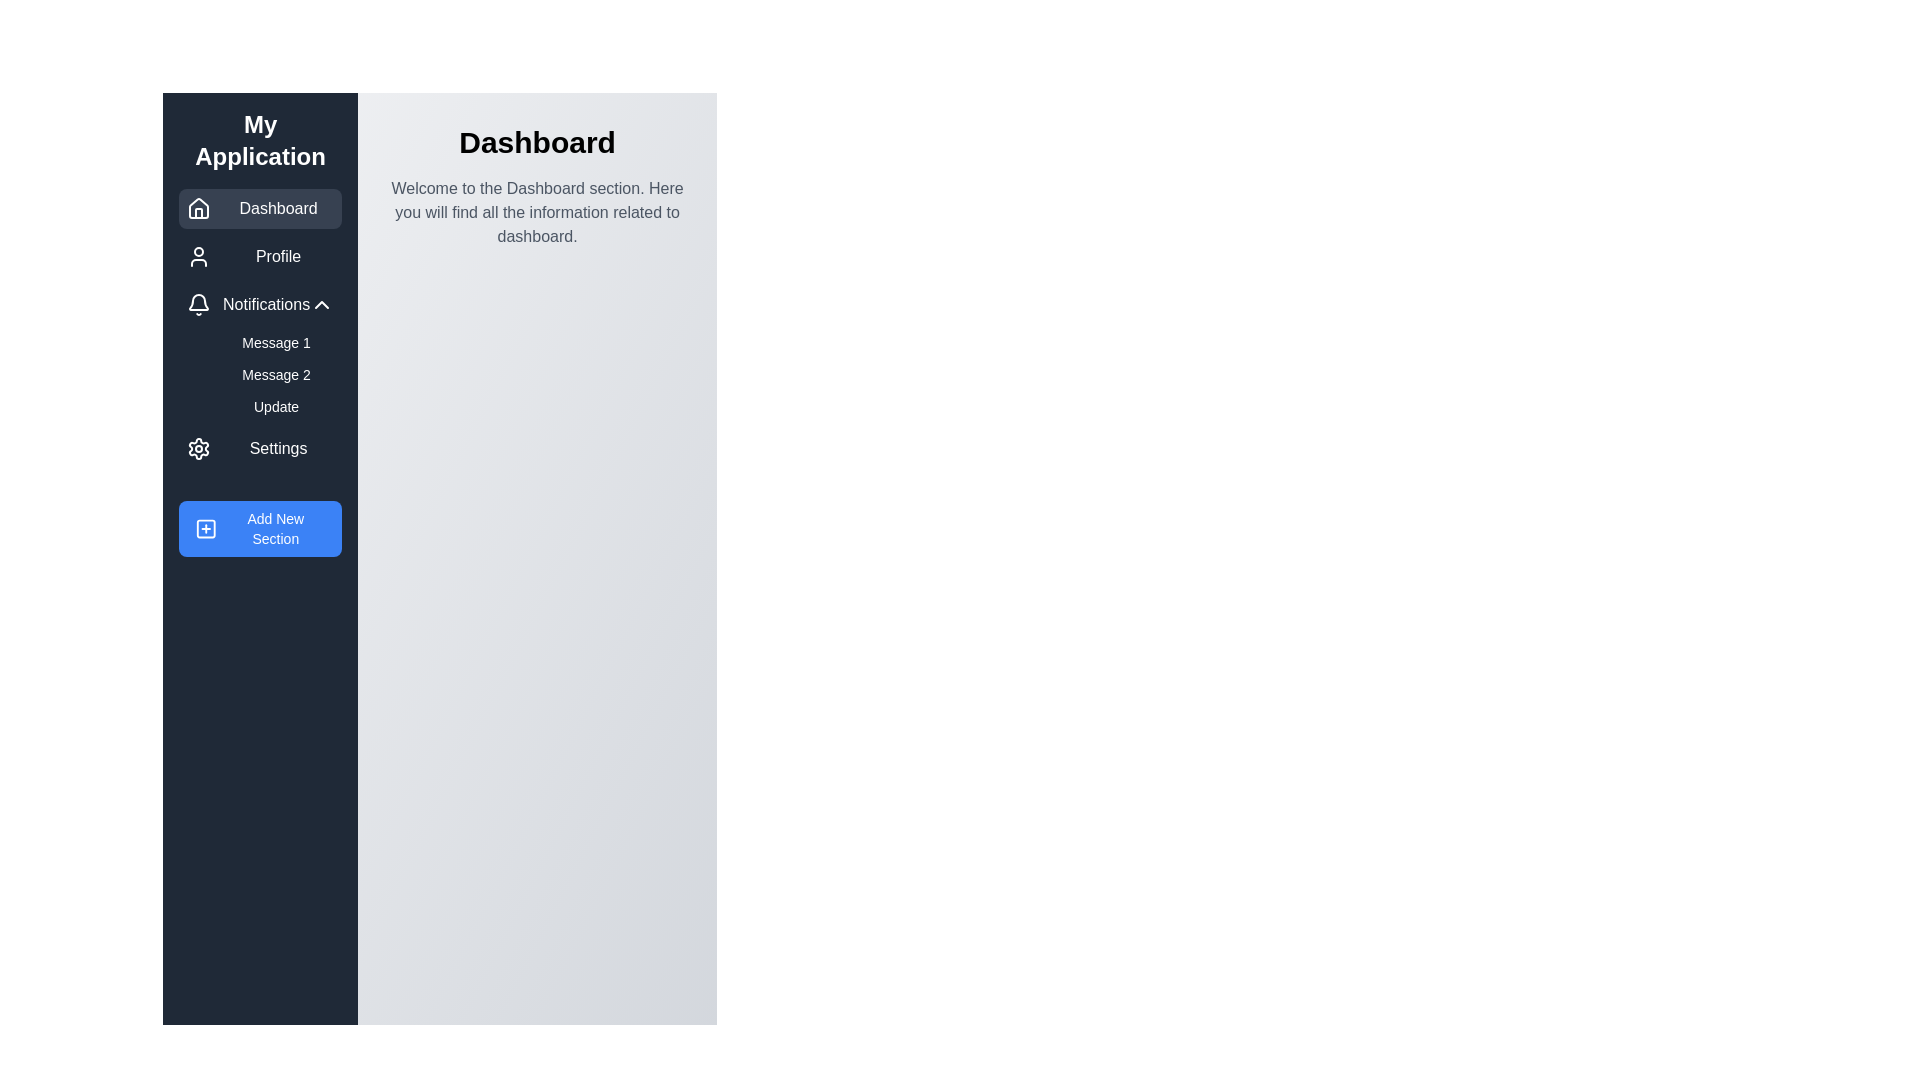 The width and height of the screenshot is (1920, 1080). Describe the element at coordinates (259, 447) in the screenshot. I see `the 'Settings' navigation button, which includes a gear icon and white text, located at the bottom of the navigation bar` at that location.